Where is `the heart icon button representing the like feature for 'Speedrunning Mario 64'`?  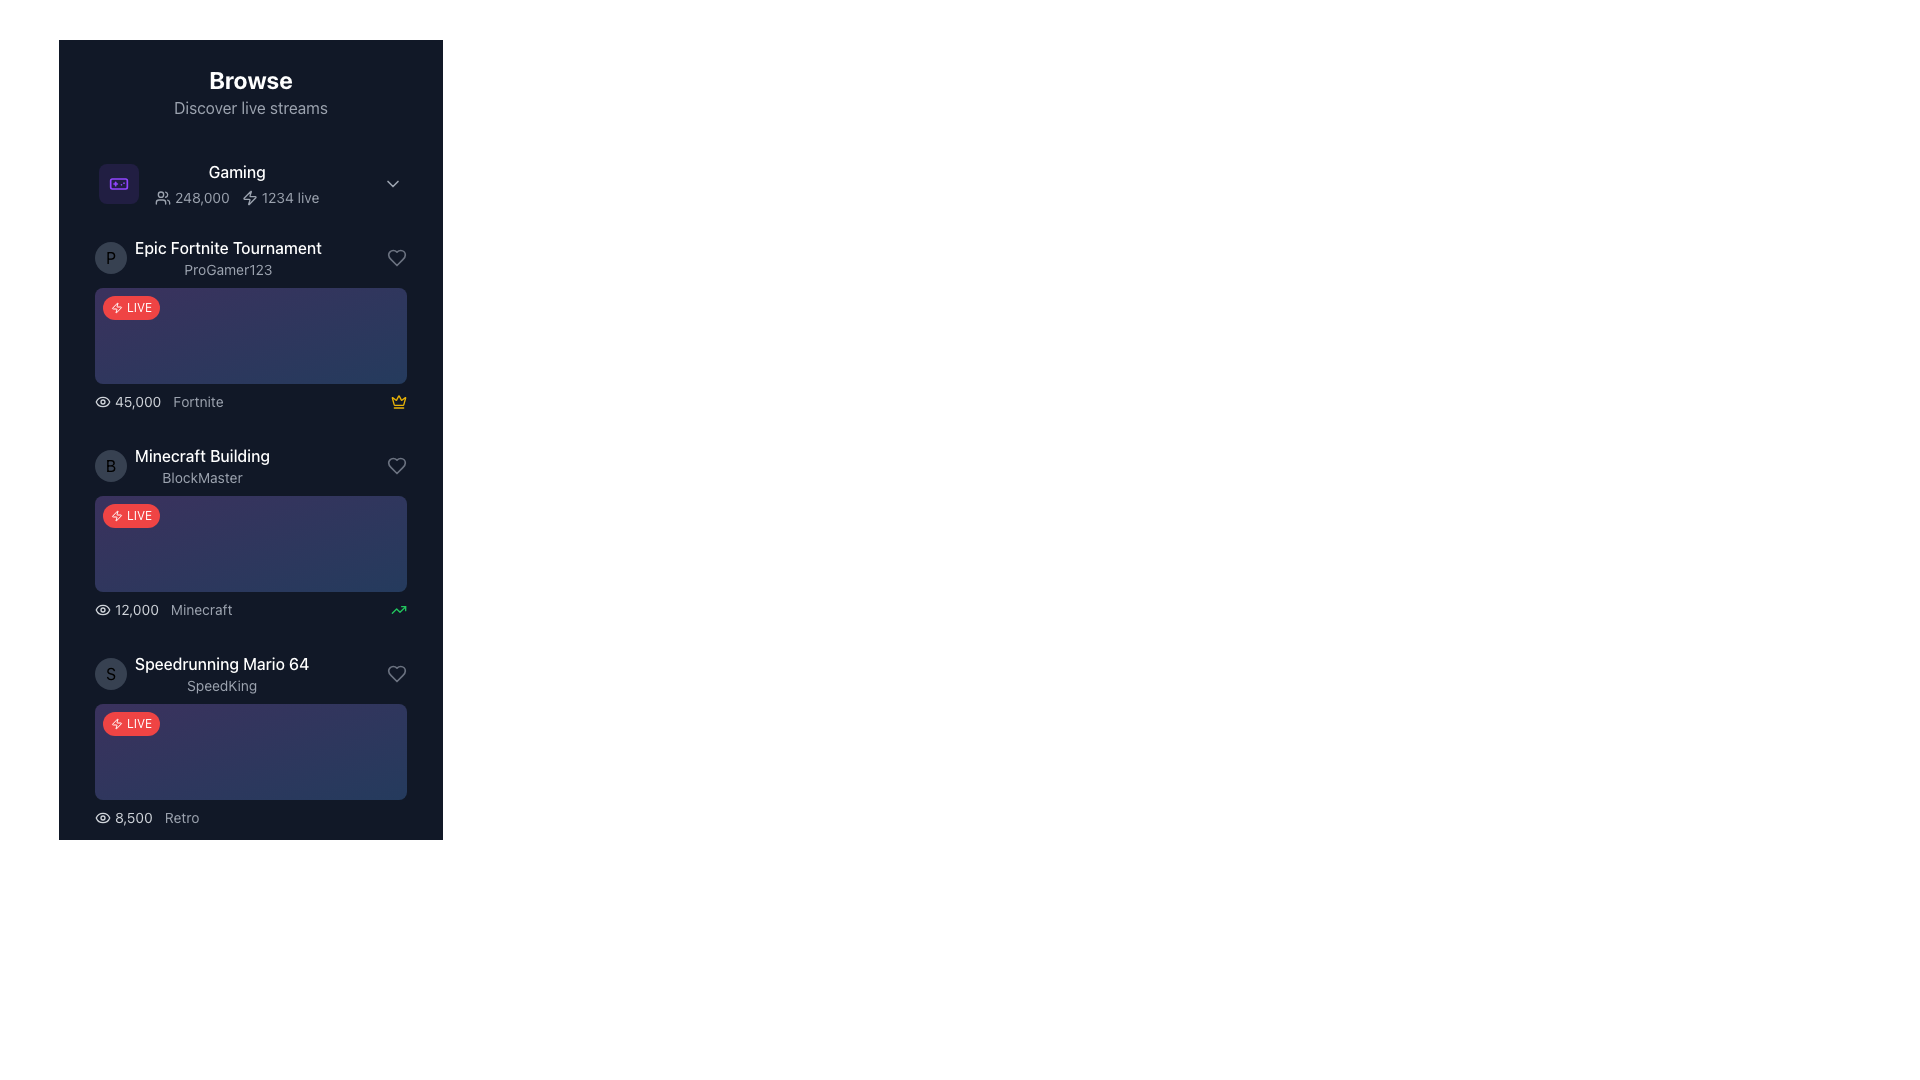
the heart icon button representing the like feature for 'Speedrunning Mario 64' is located at coordinates (397, 674).